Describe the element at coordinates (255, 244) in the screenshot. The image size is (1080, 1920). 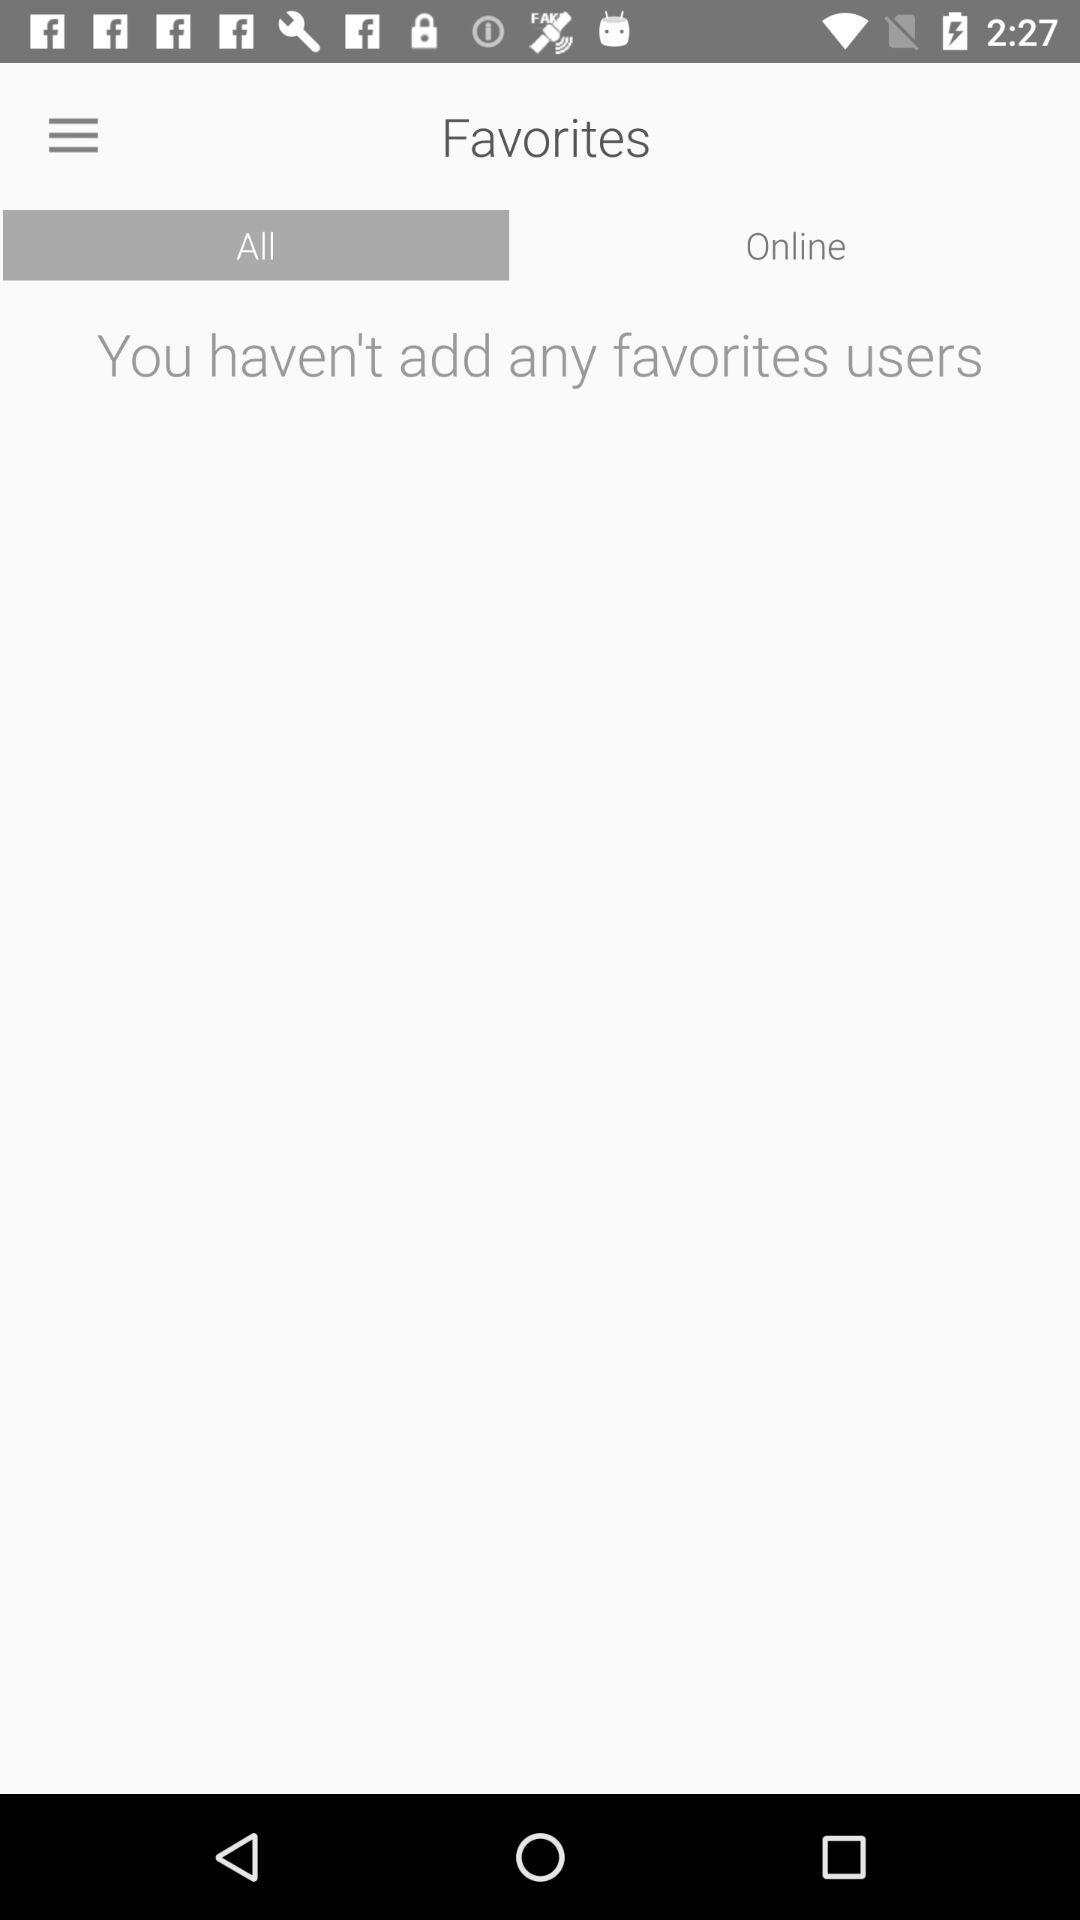
I see `item to the left of online icon` at that location.